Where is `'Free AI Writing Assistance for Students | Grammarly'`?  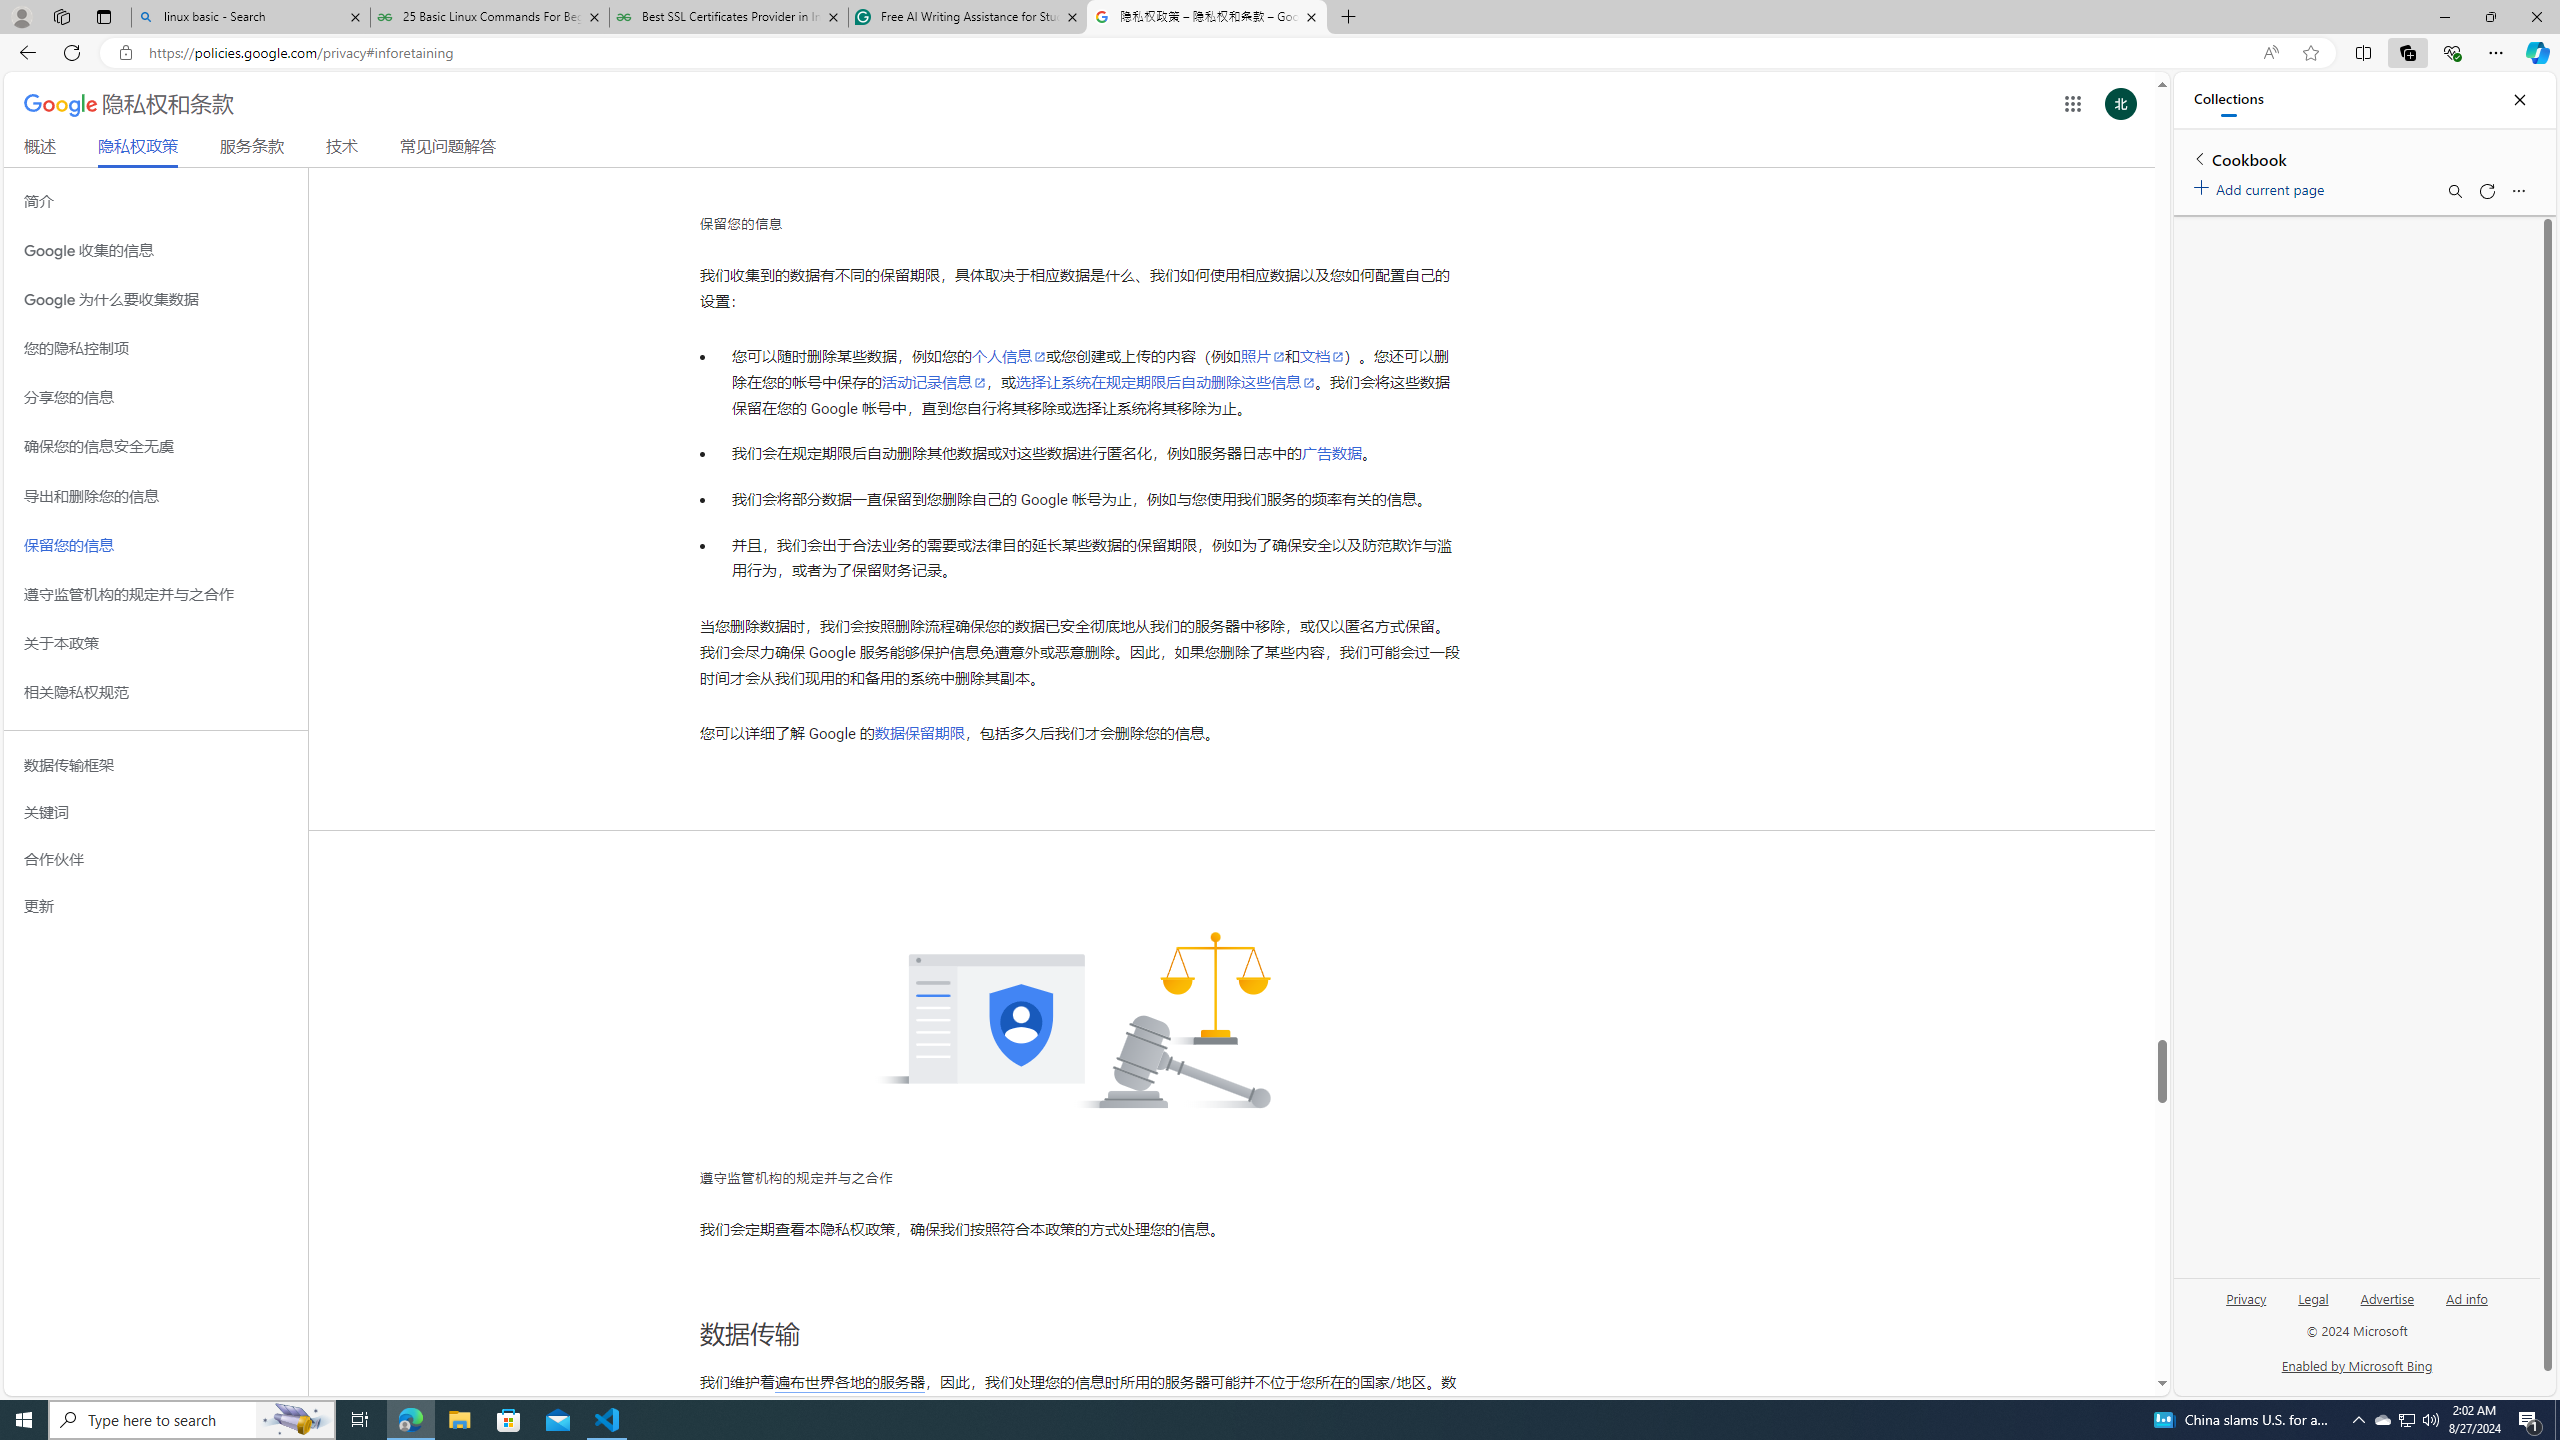 'Free AI Writing Assistance for Students | Grammarly' is located at coordinates (966, 16).